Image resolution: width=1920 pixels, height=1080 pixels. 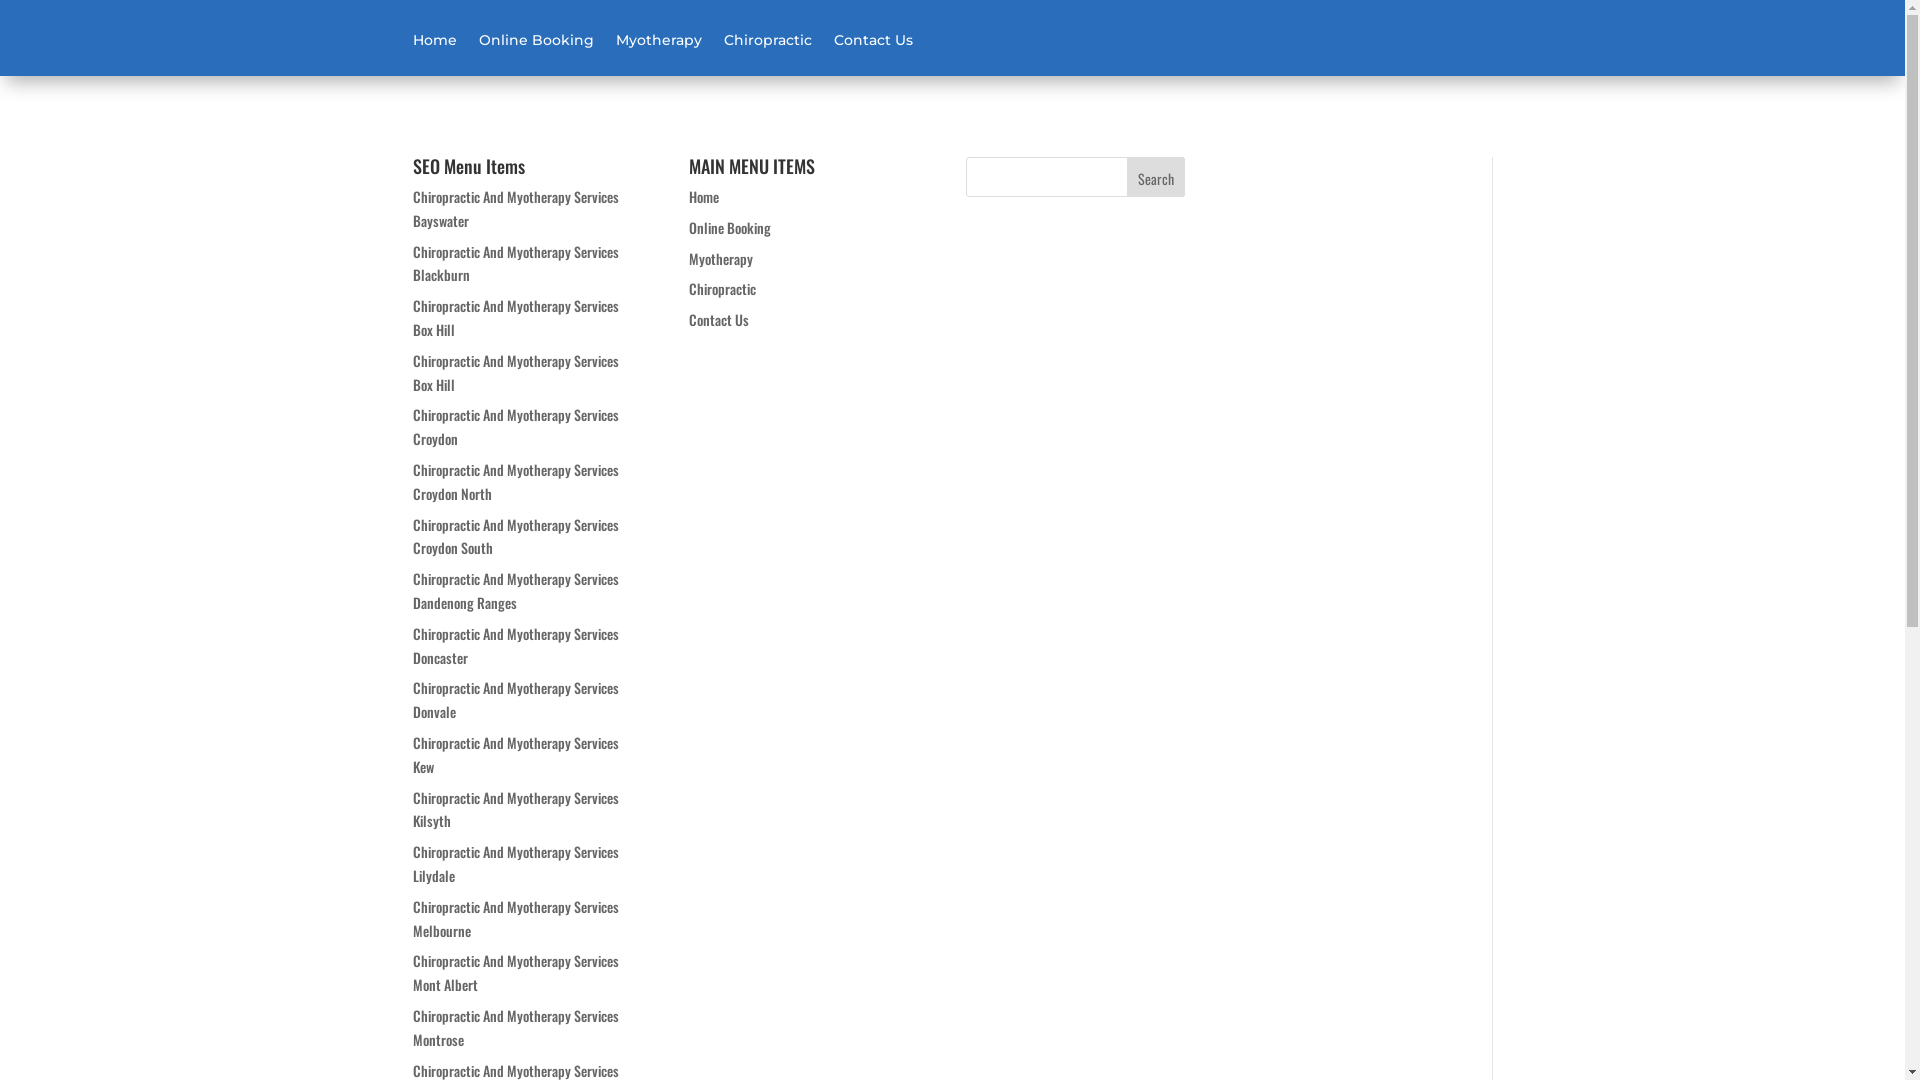 I want to click on 'Chiropractic And Myotherapy Services Kew', so click(x=514, y=754).